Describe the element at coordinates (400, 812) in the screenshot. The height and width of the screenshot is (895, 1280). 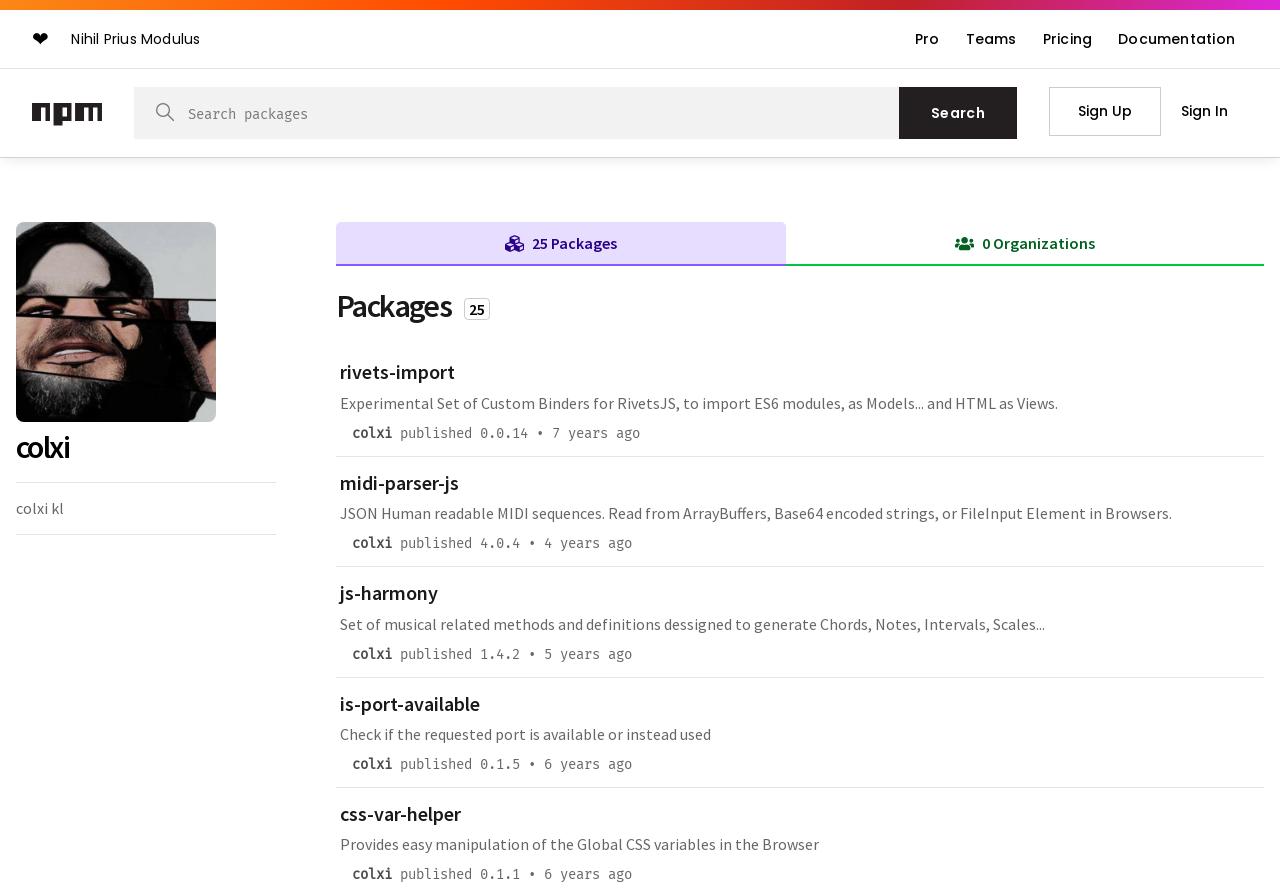
I see `'css-var-helper'` at that location.